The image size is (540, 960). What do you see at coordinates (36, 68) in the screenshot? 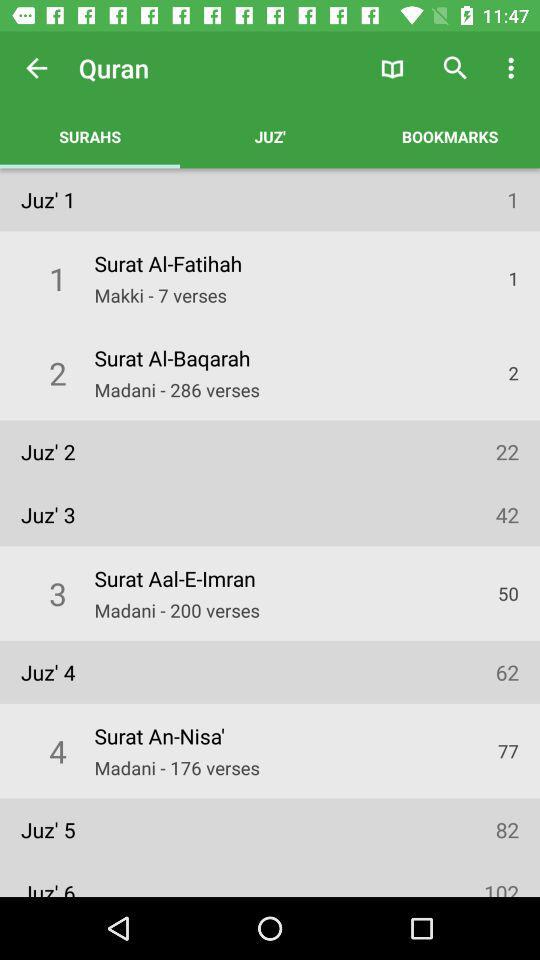
I see `app next to quran icon` at bounding box center [36, 68].